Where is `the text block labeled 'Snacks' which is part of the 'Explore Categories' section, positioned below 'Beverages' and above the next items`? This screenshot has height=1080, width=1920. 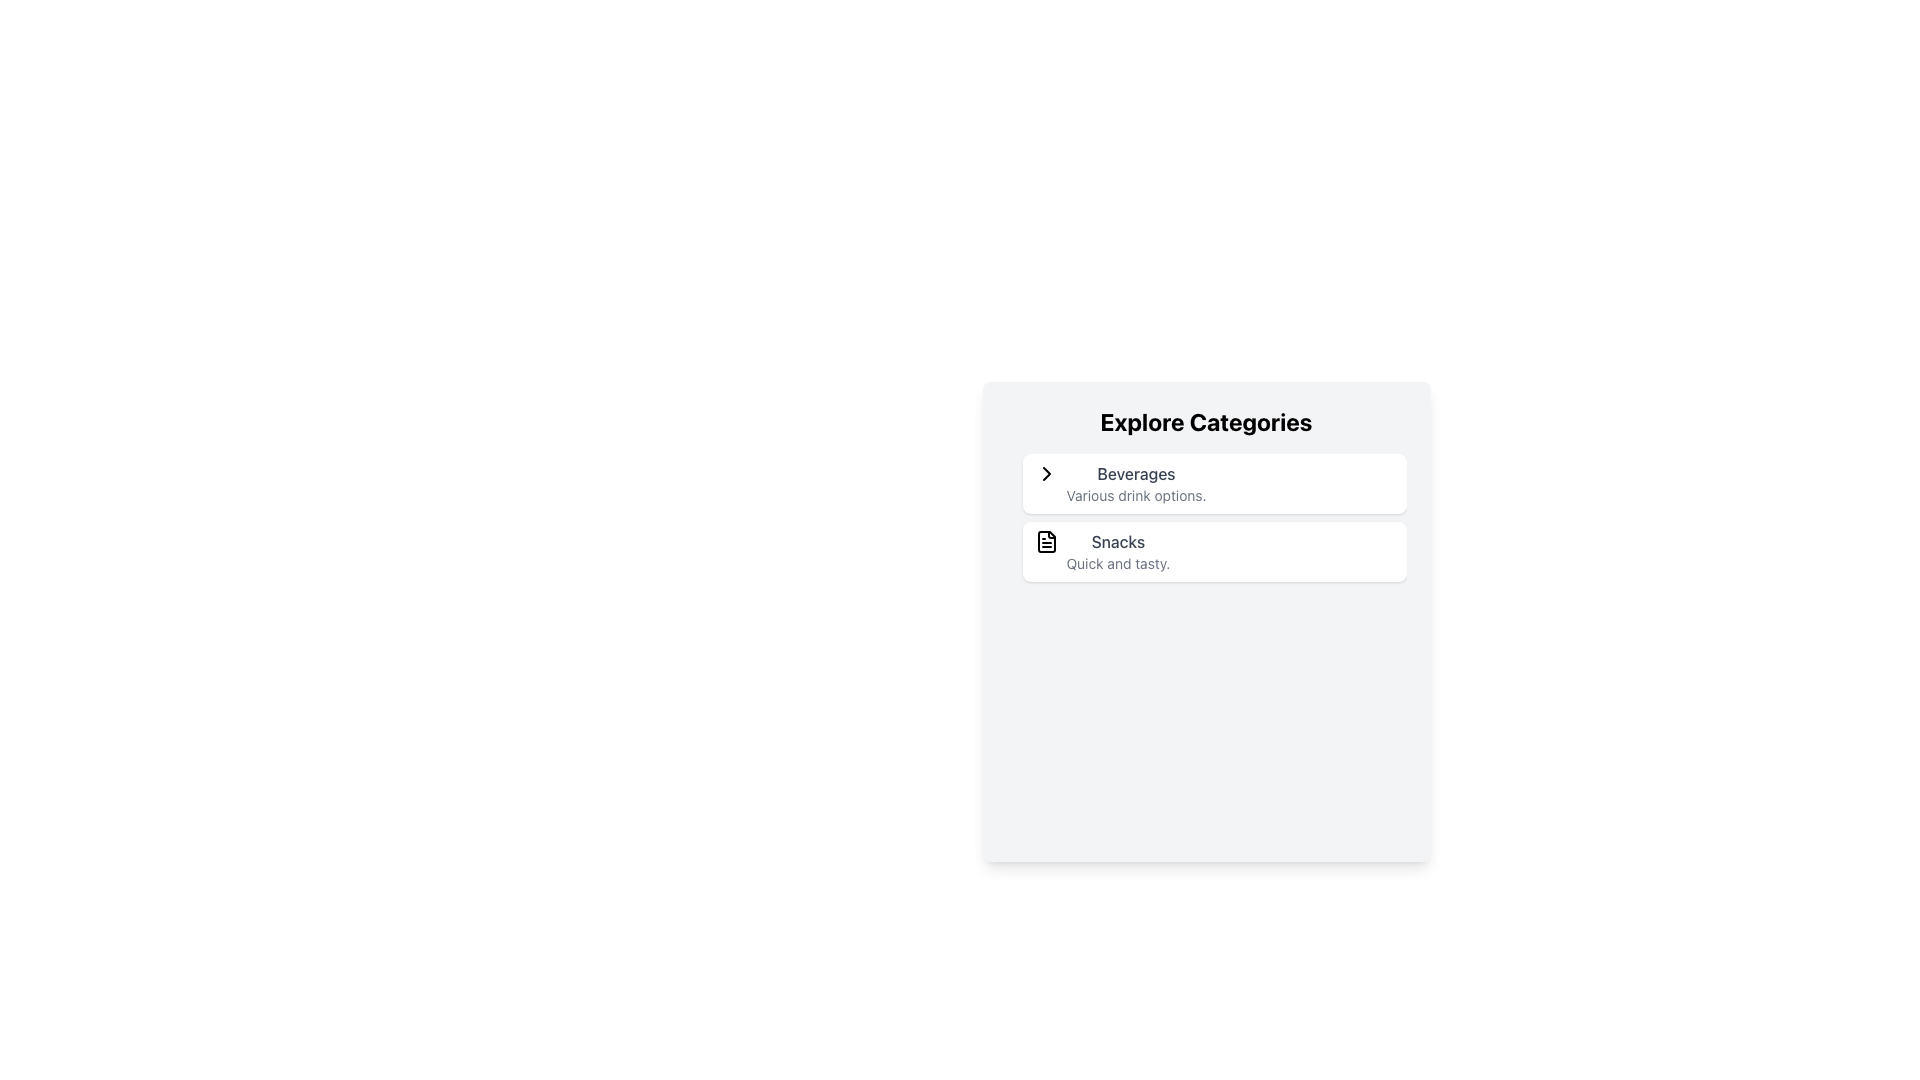 the text block labeled 'Snacks' which is part of the 'Explore Categories' section, positioned below 'Beverages' and above the next items is located at coordinates (1117, 551).